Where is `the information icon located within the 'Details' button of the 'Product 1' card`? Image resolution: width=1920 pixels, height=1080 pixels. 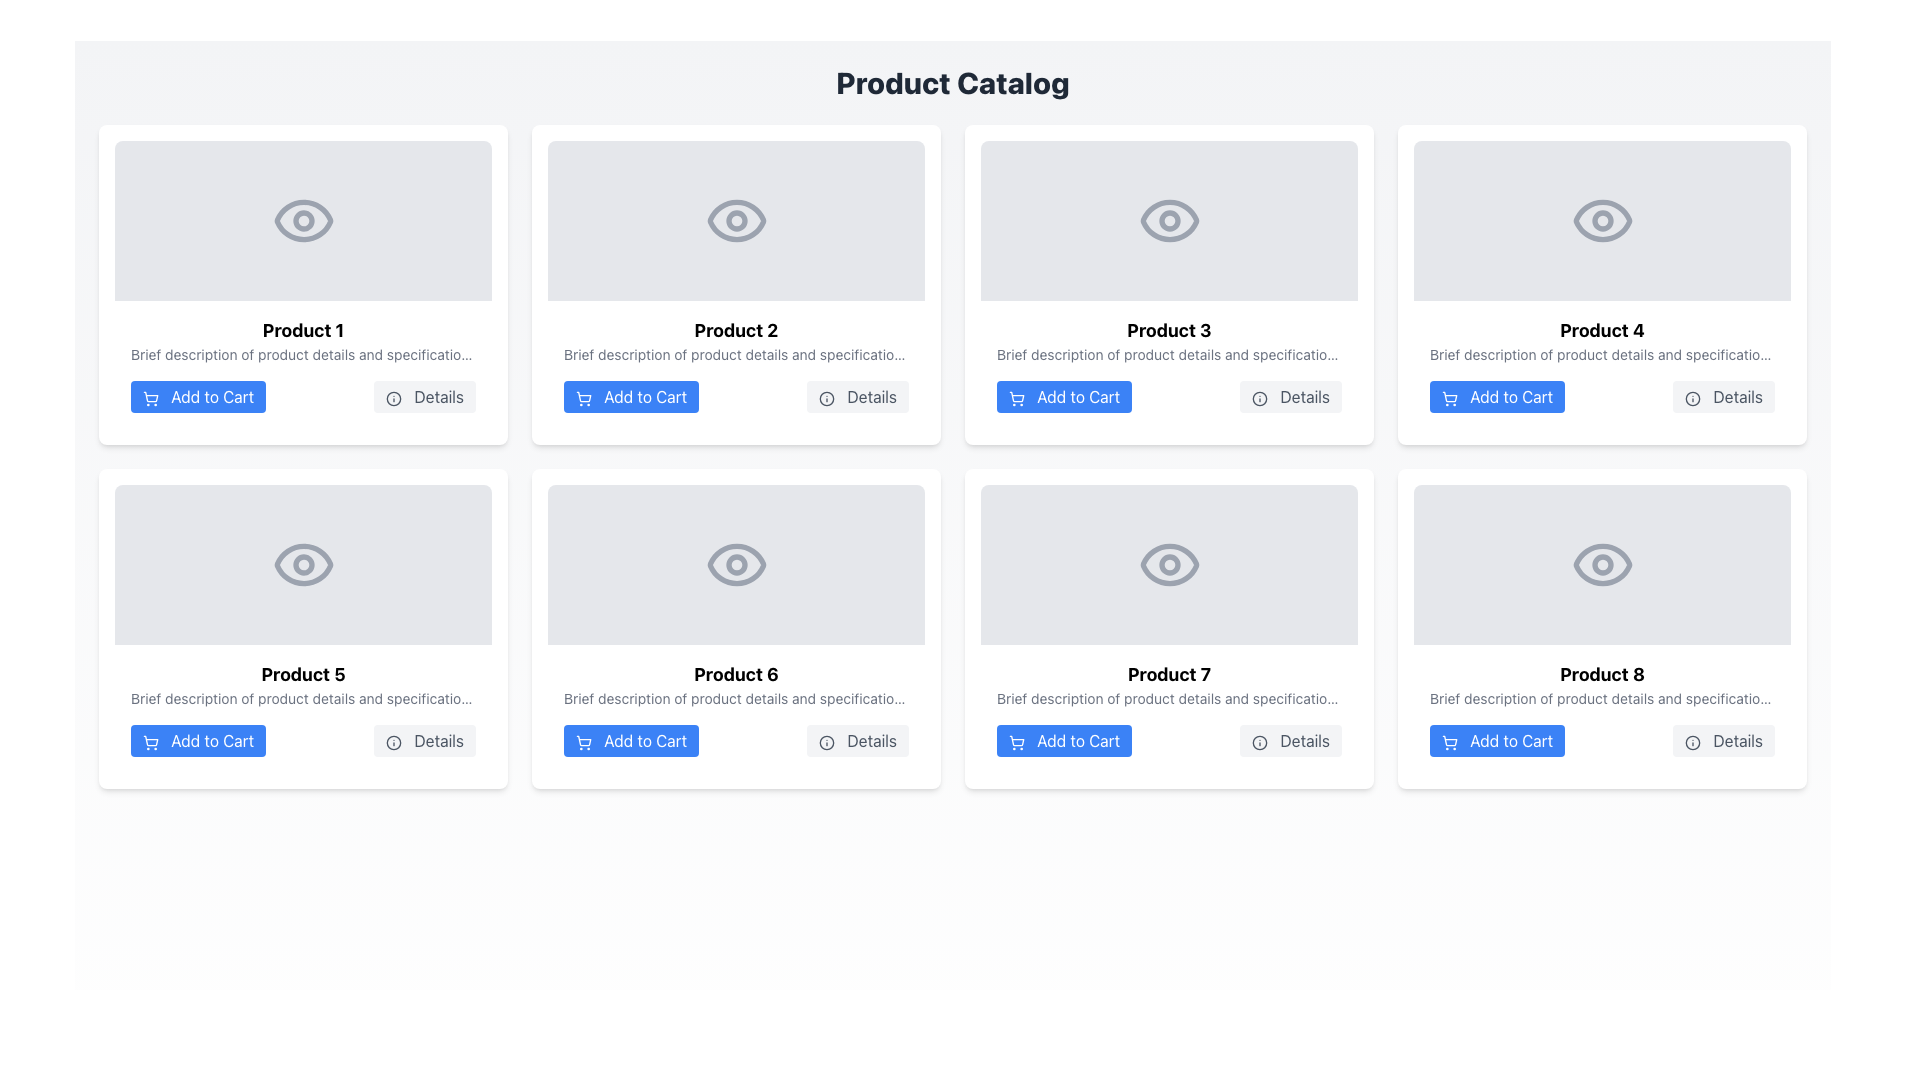 the information icon located within the 'Details' button of the 'Product 1' card is located at coordinates (394, 398).